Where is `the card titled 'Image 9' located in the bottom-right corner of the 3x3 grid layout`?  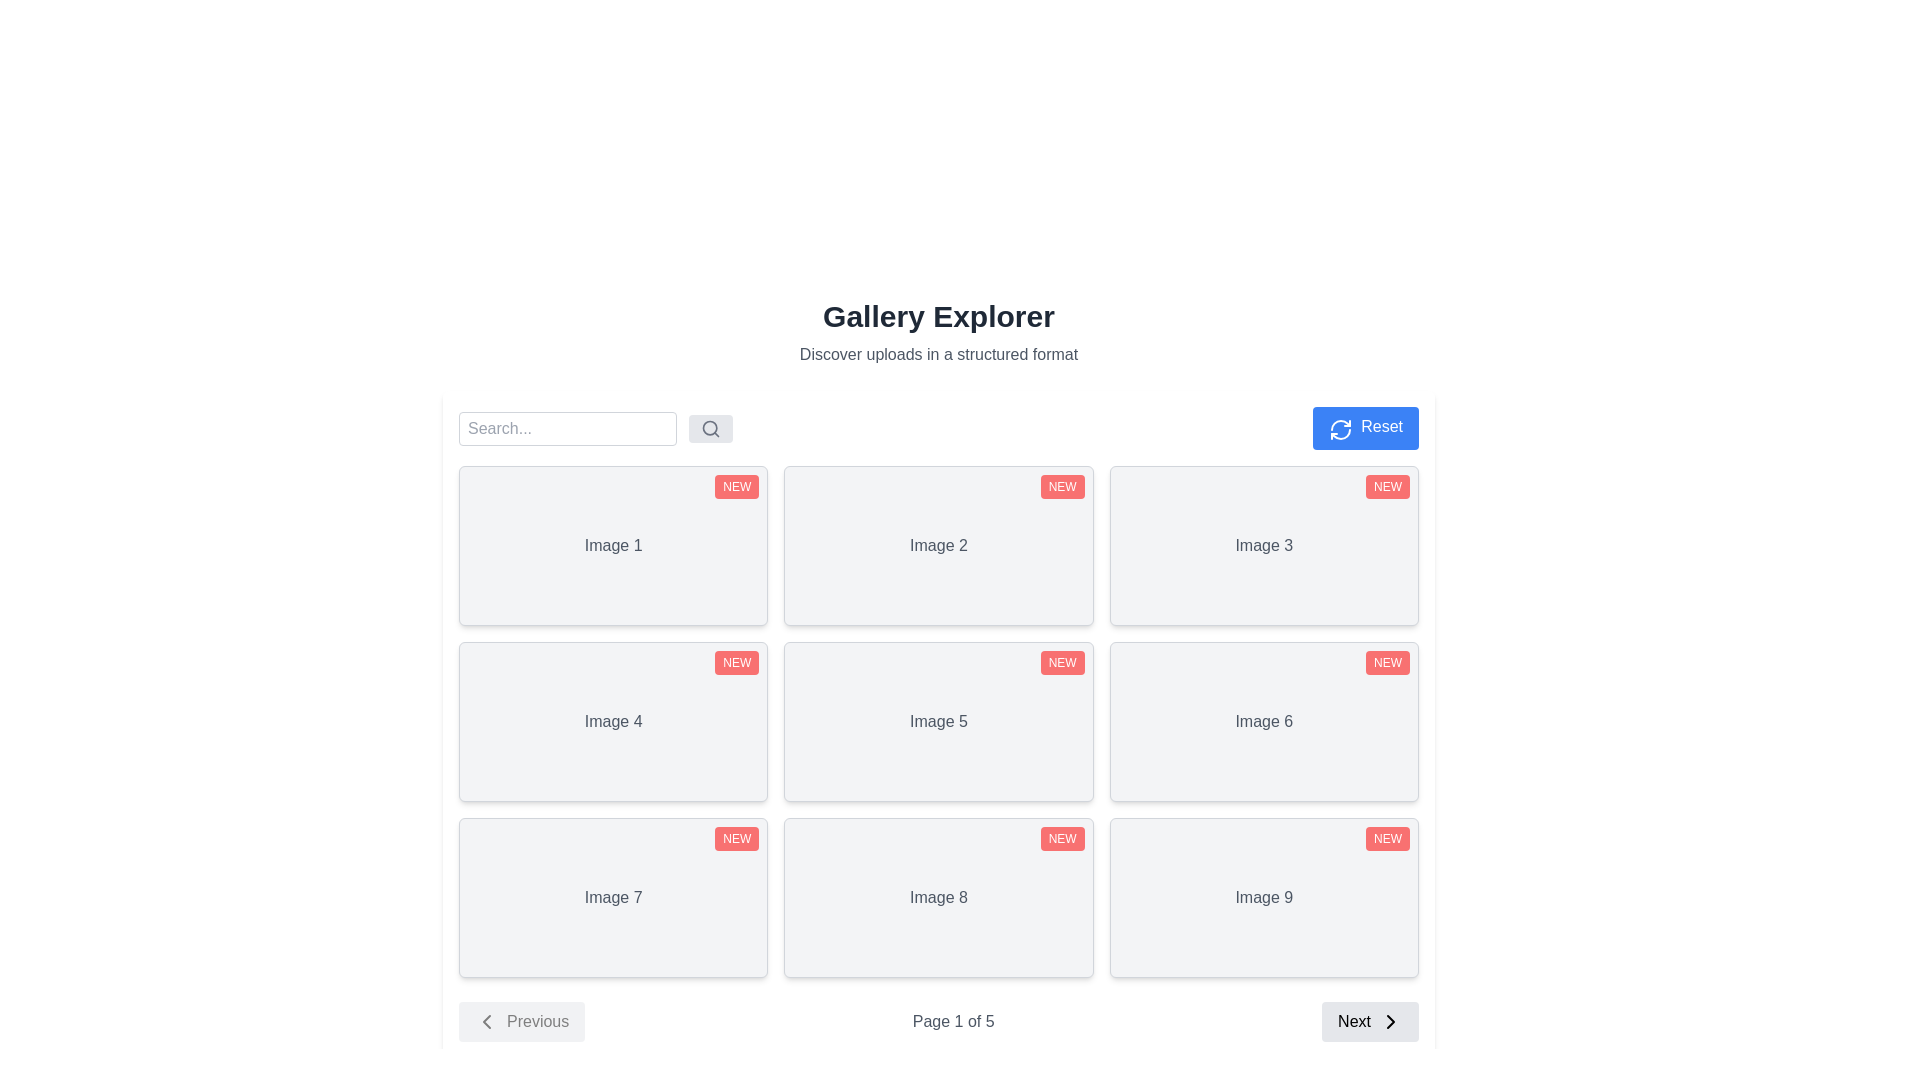 the card titled 'Image 9' located in the bottom-right corner of the 3x3 grid layout is located at coordinates (1263, 897).